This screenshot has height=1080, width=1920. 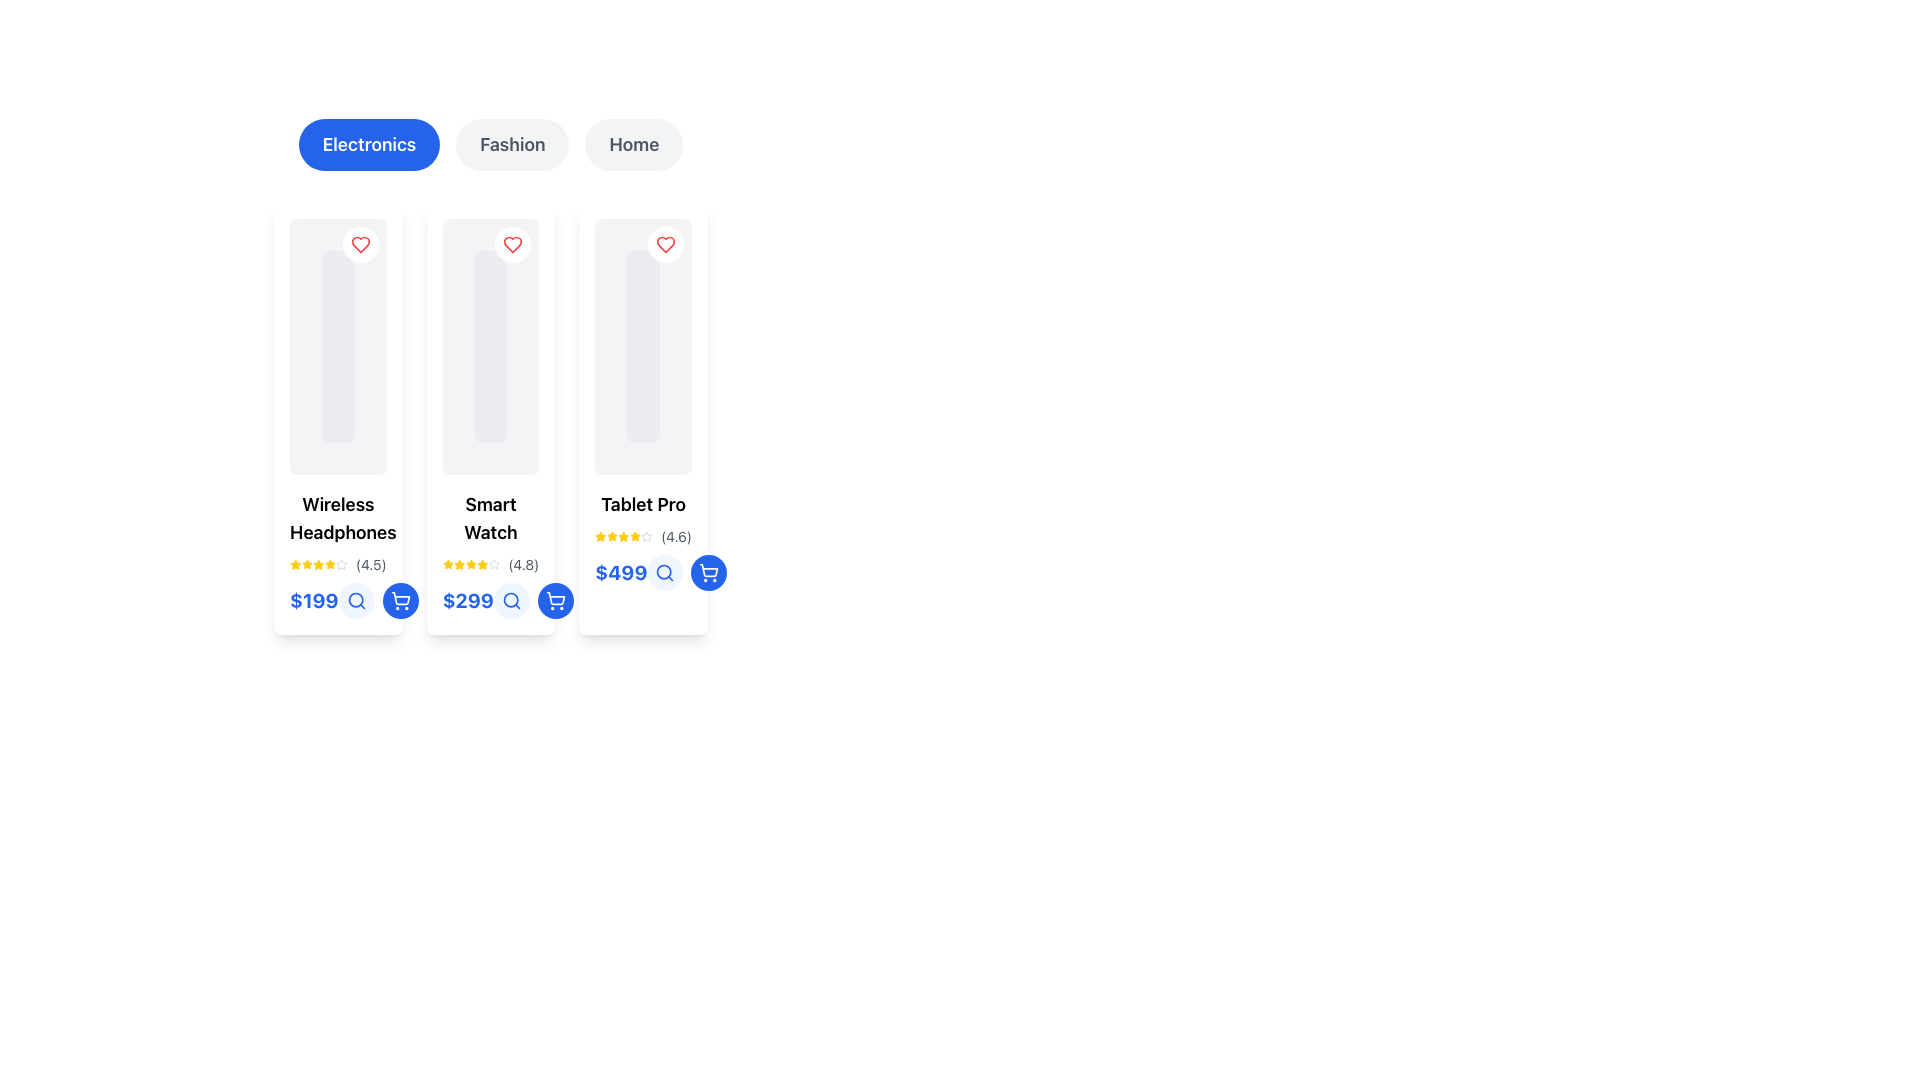 I want to click on the fifth star icon in the rating component for the 'Wireless Headphones' product, which visually represents part of the product's rating, so click(x=330, y=564).